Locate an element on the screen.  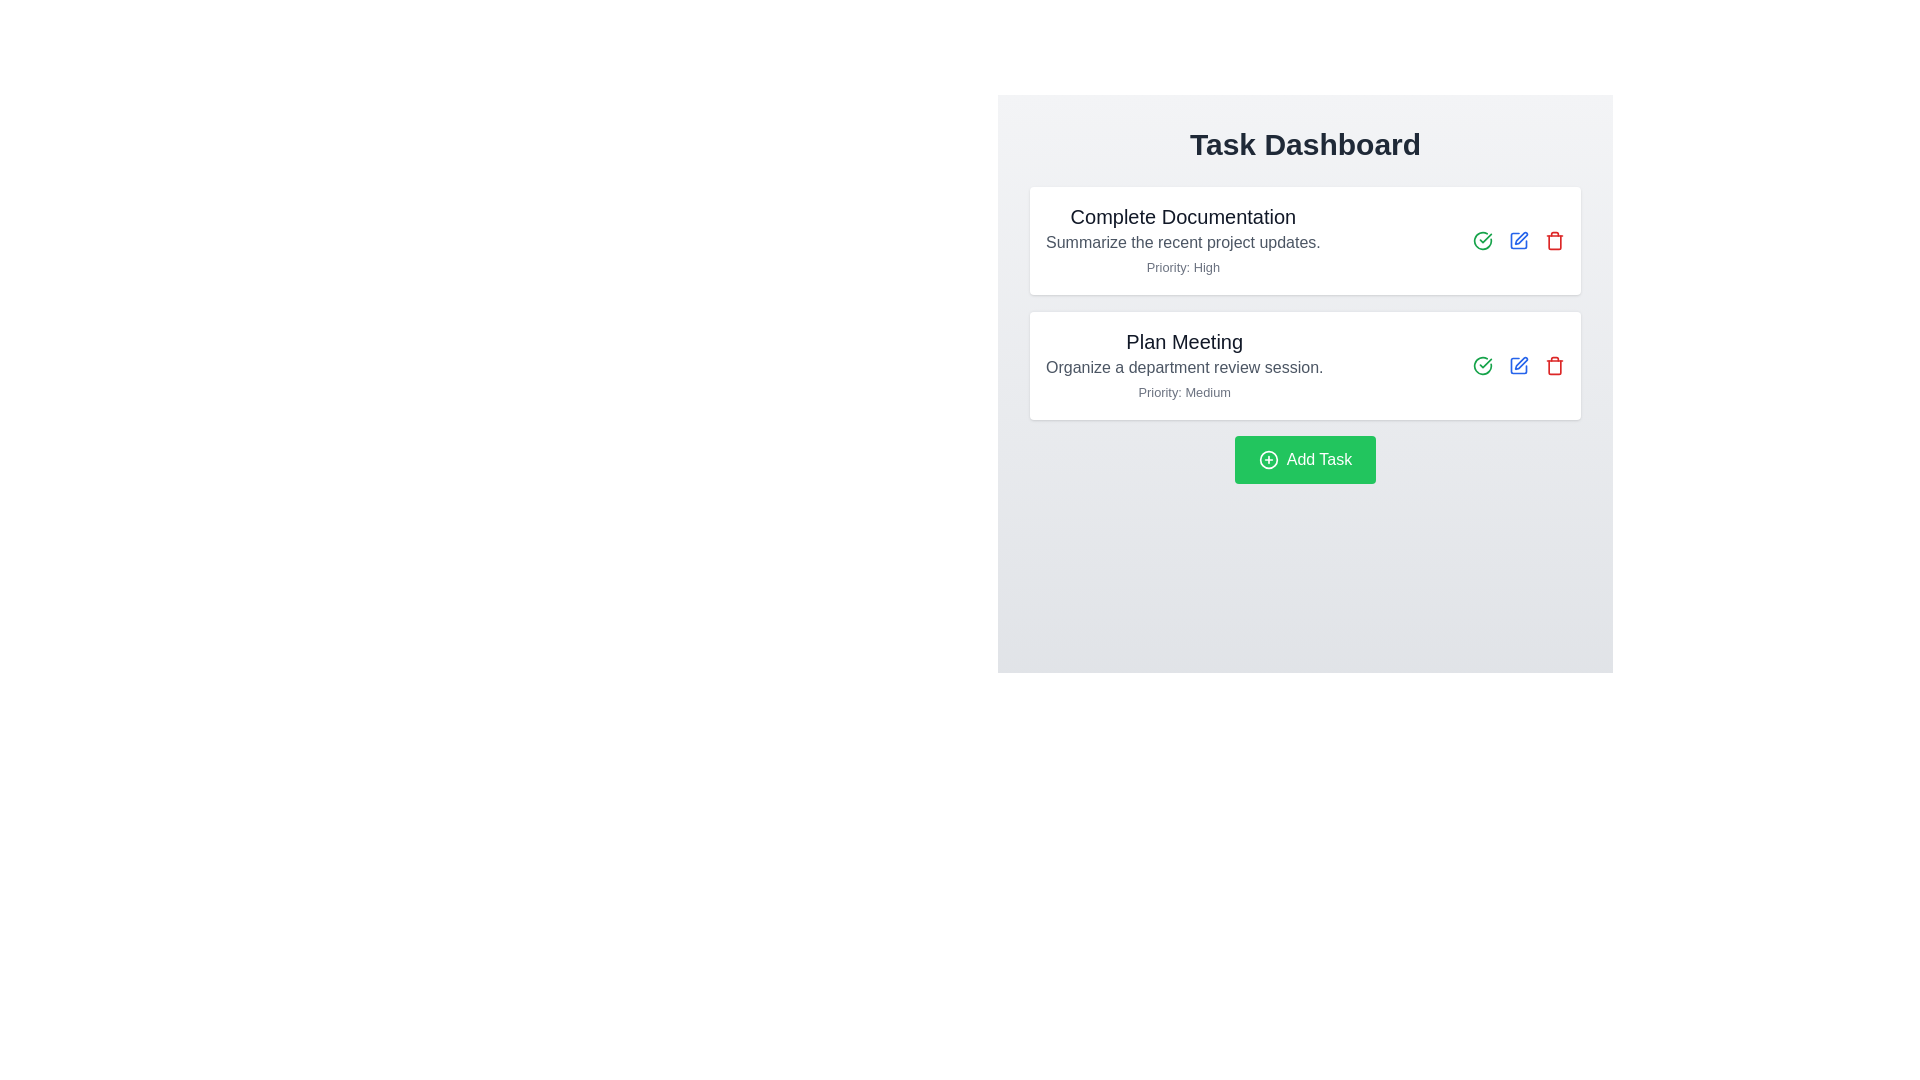
the Text Label element displaying 'Plan Meeting', which is styled in a large bold font and positioned at the center-top of the task card beneath 'Complete Documentation' and above the 'Add Task' button is located at coordinates (1184, 341).